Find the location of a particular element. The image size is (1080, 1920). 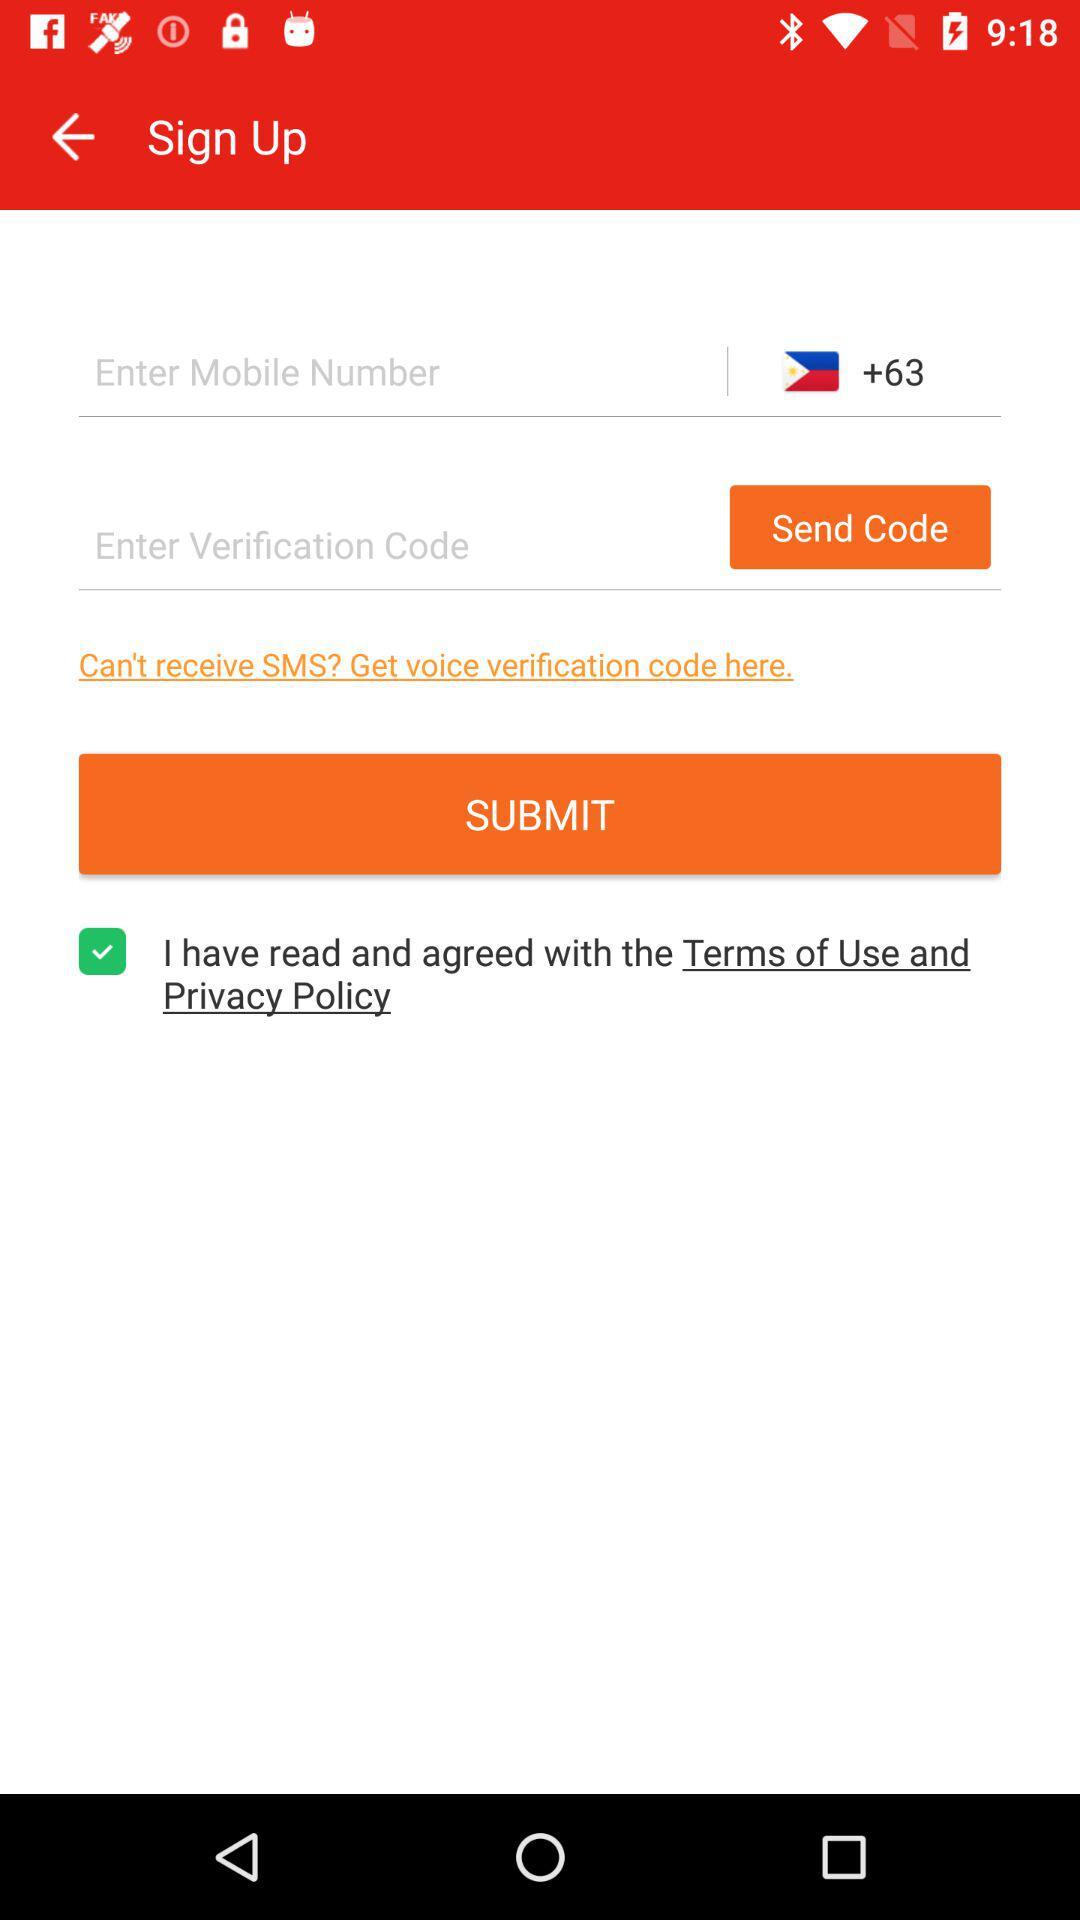

the i have read item is located at coordinates (582, 973).